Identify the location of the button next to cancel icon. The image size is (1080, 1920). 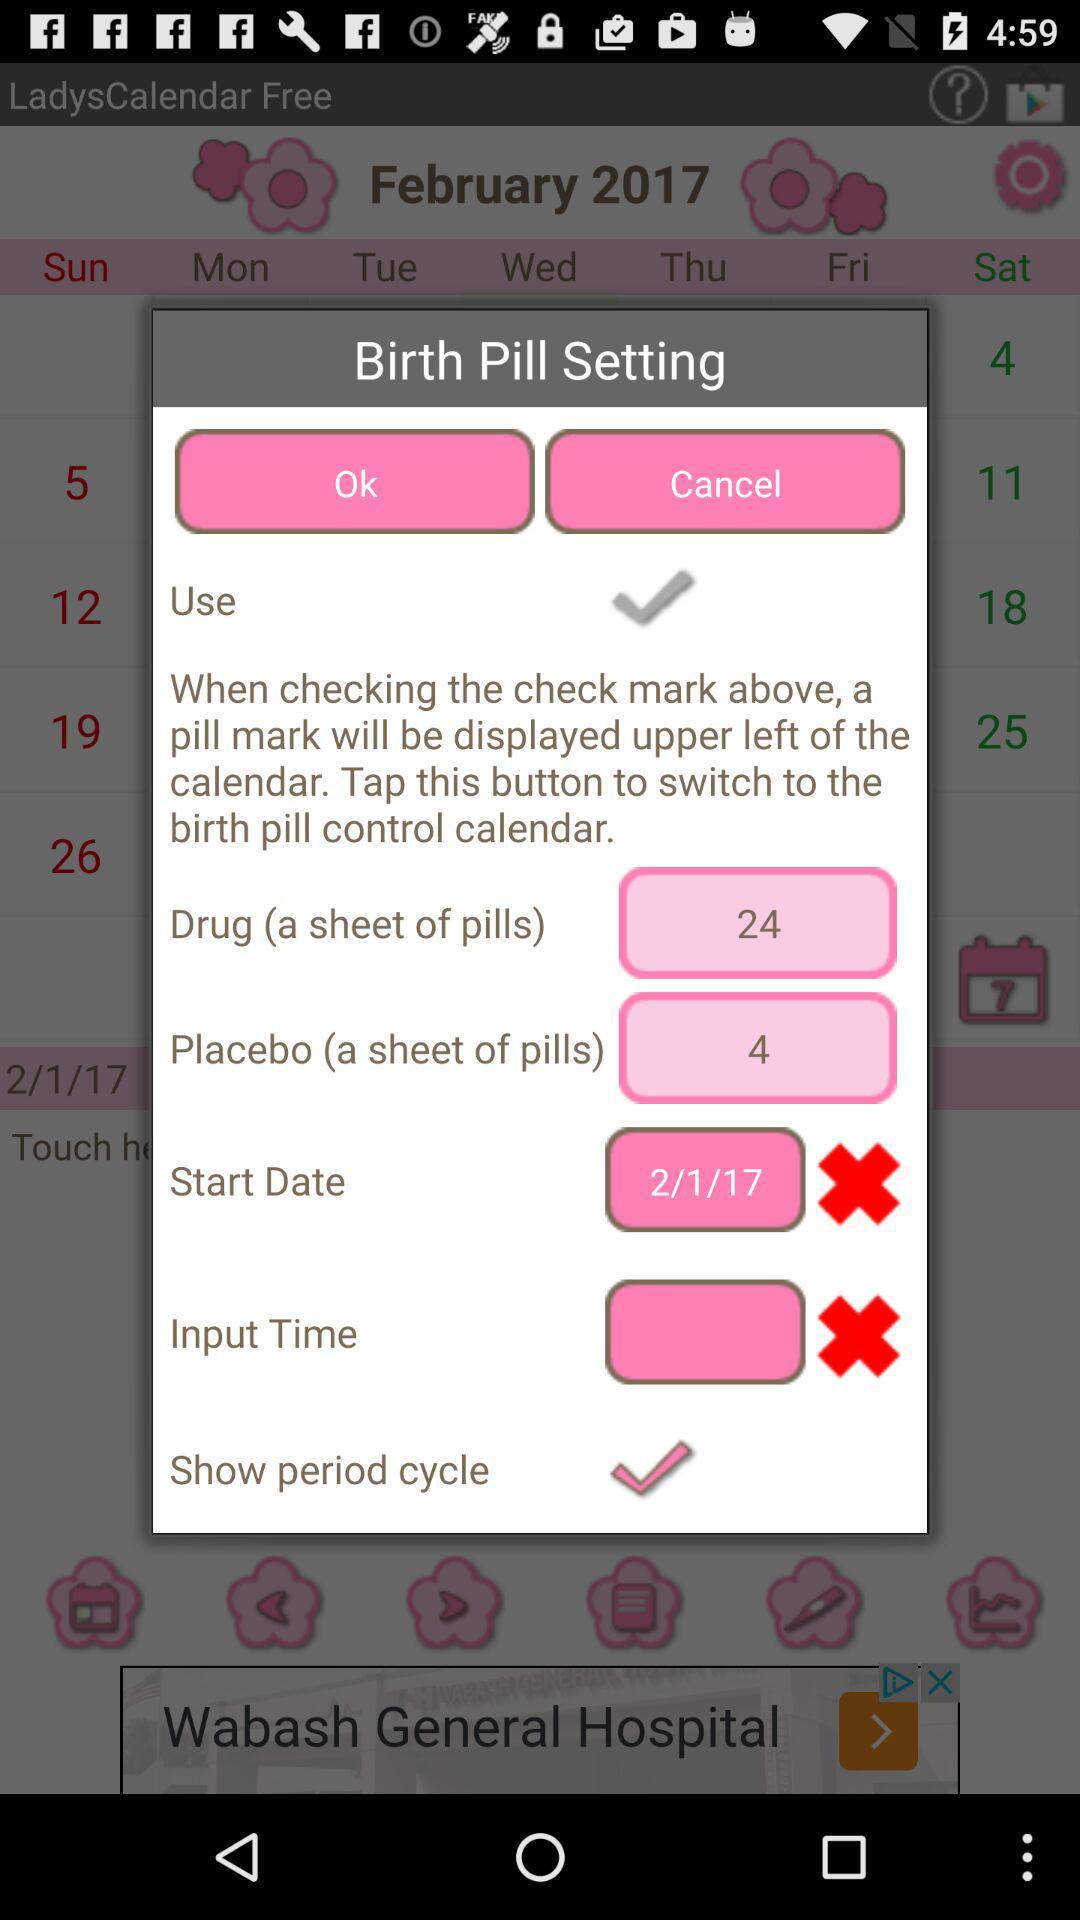
(353, 481).